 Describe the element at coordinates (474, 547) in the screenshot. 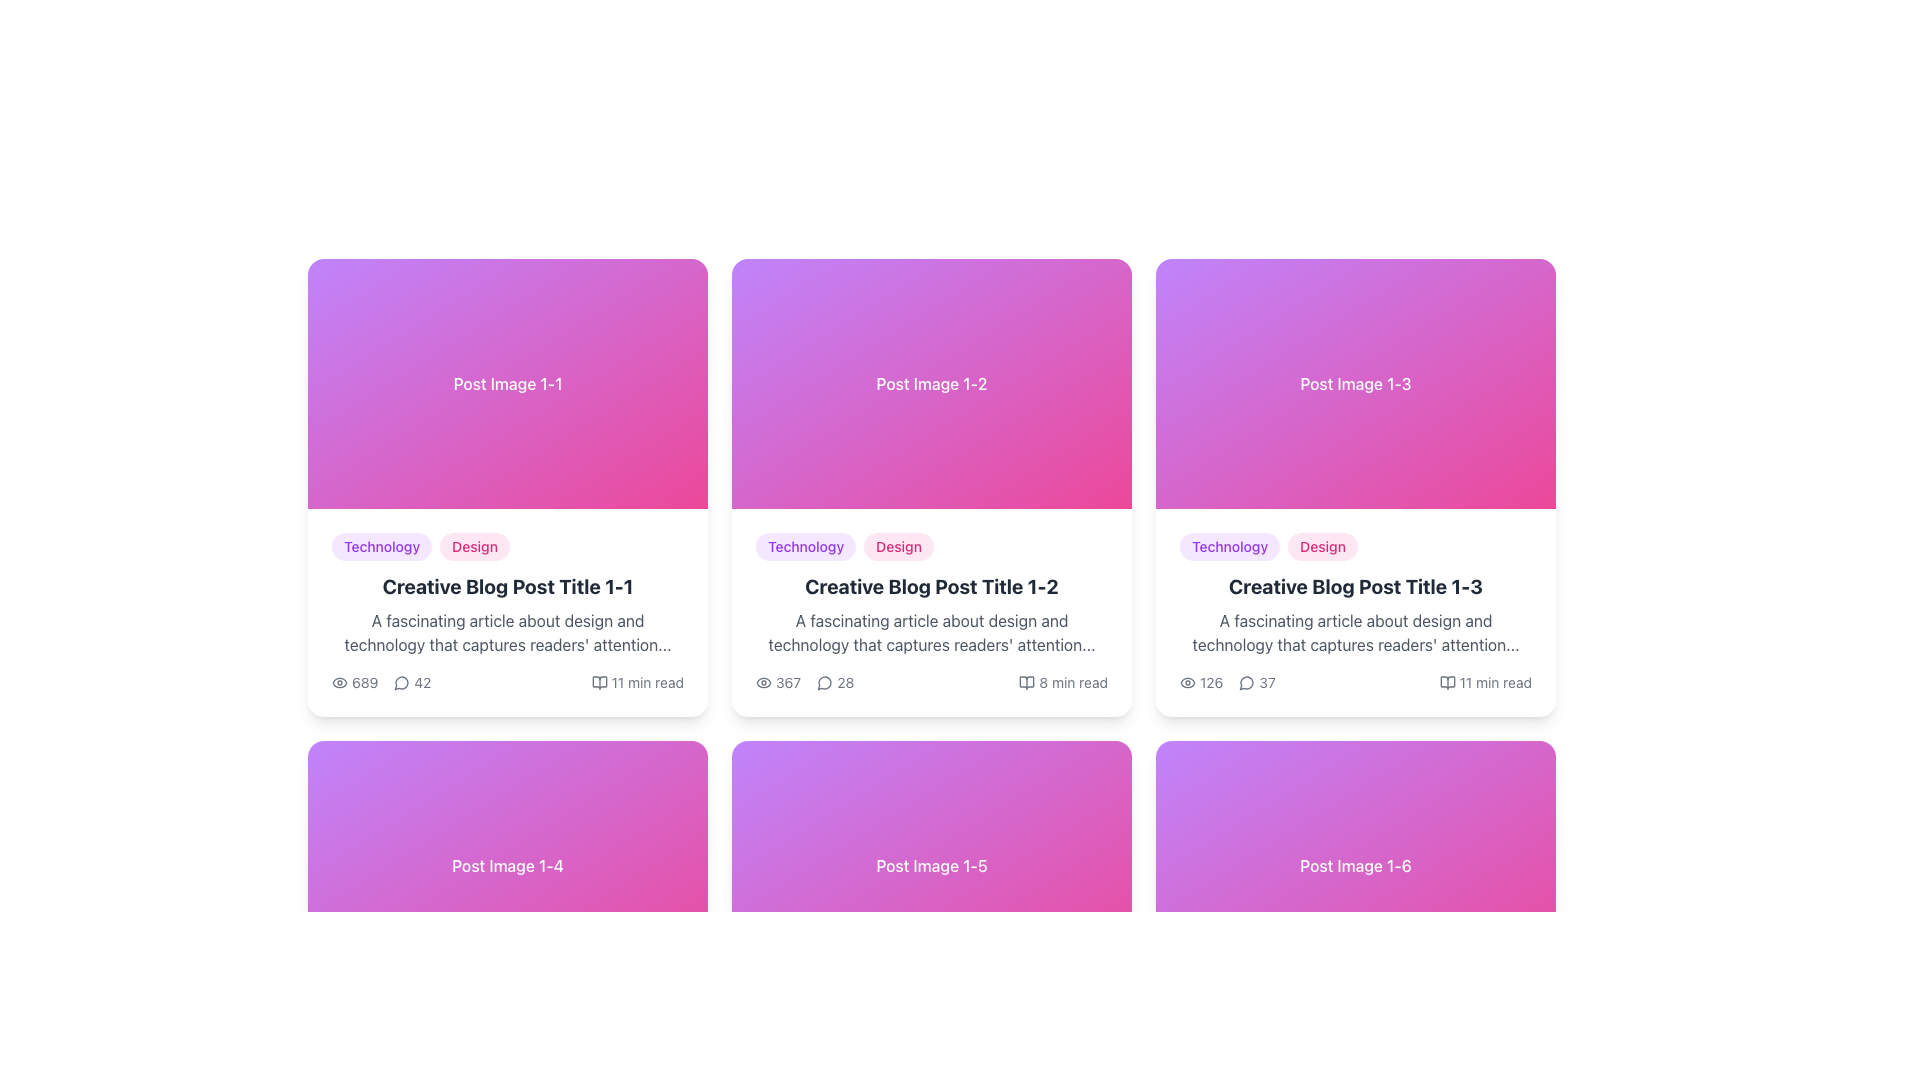

I see `the 'Design' tag with a pink background to filter by 'Design' in the blog post card` at that location.